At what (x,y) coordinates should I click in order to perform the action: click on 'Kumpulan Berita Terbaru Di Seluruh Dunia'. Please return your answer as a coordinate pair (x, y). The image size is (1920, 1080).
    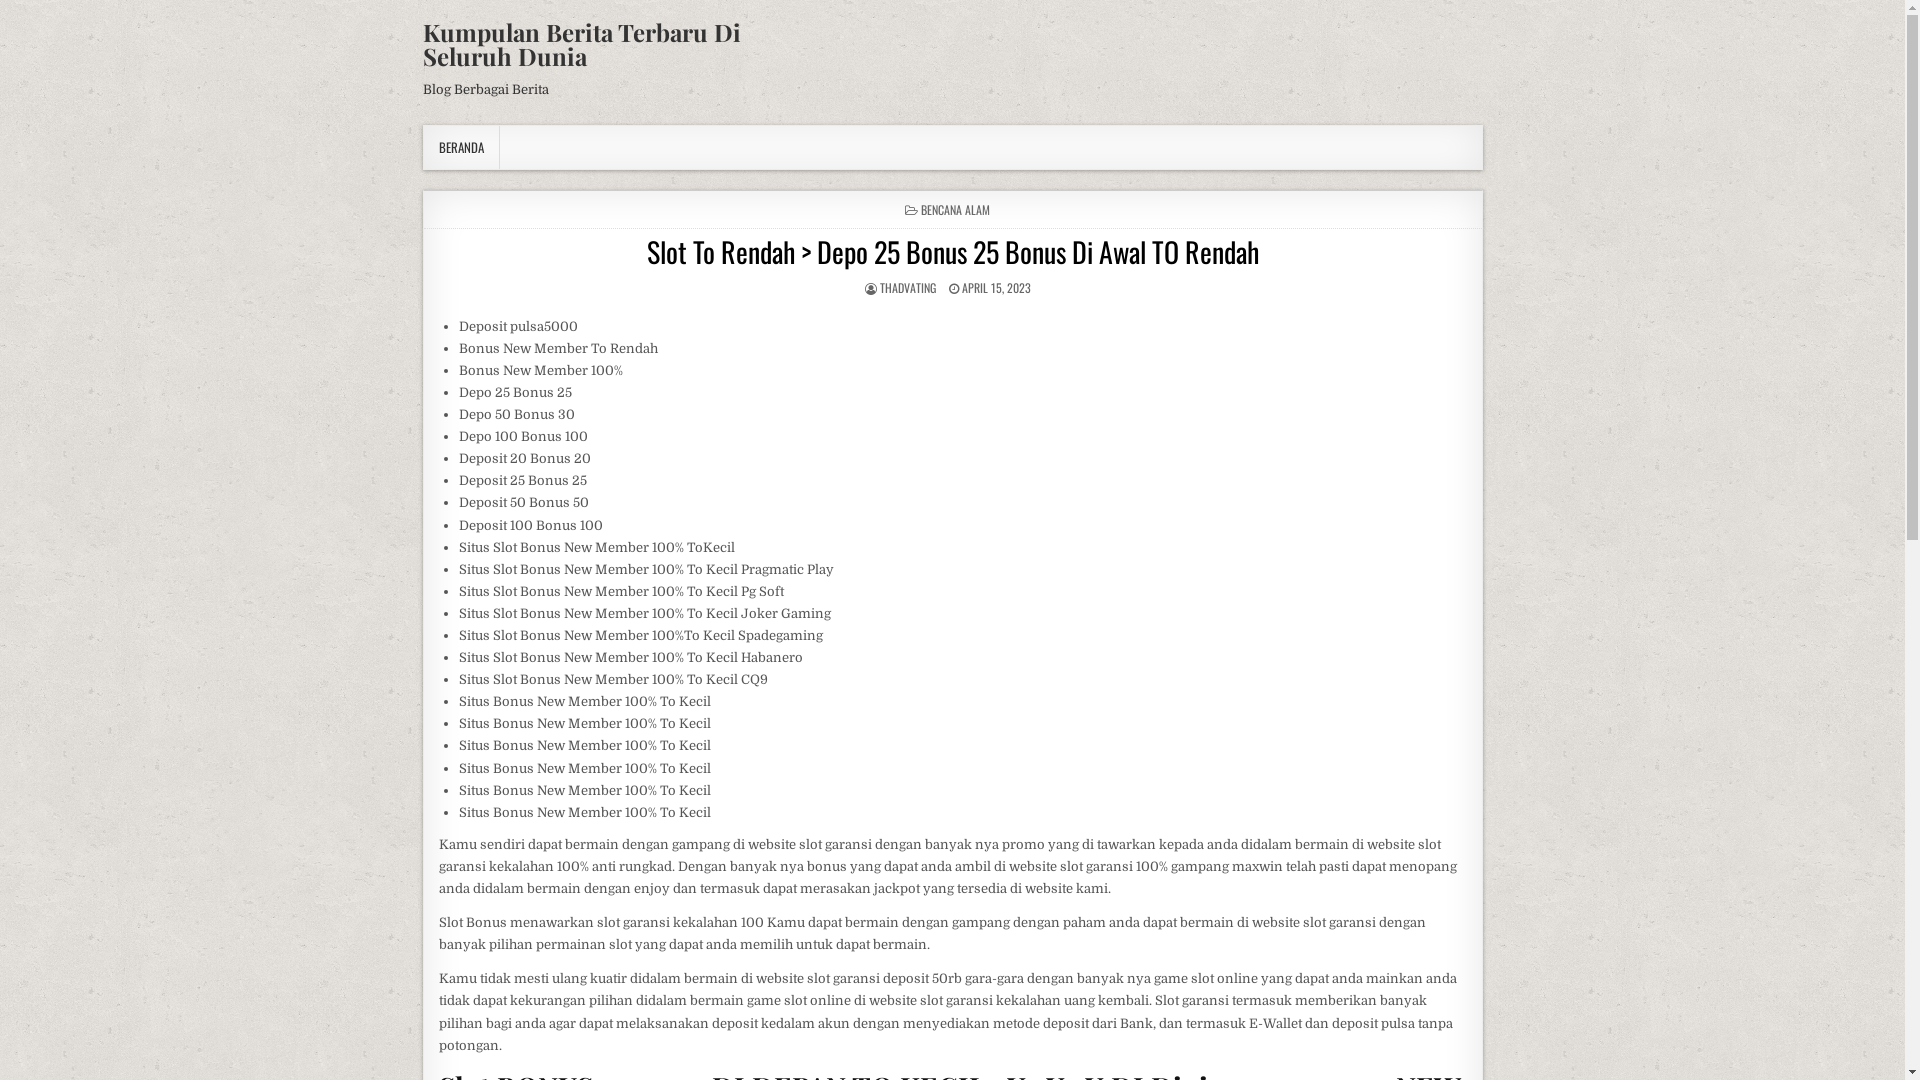
    Looking at the image, I should click on (579, 43).